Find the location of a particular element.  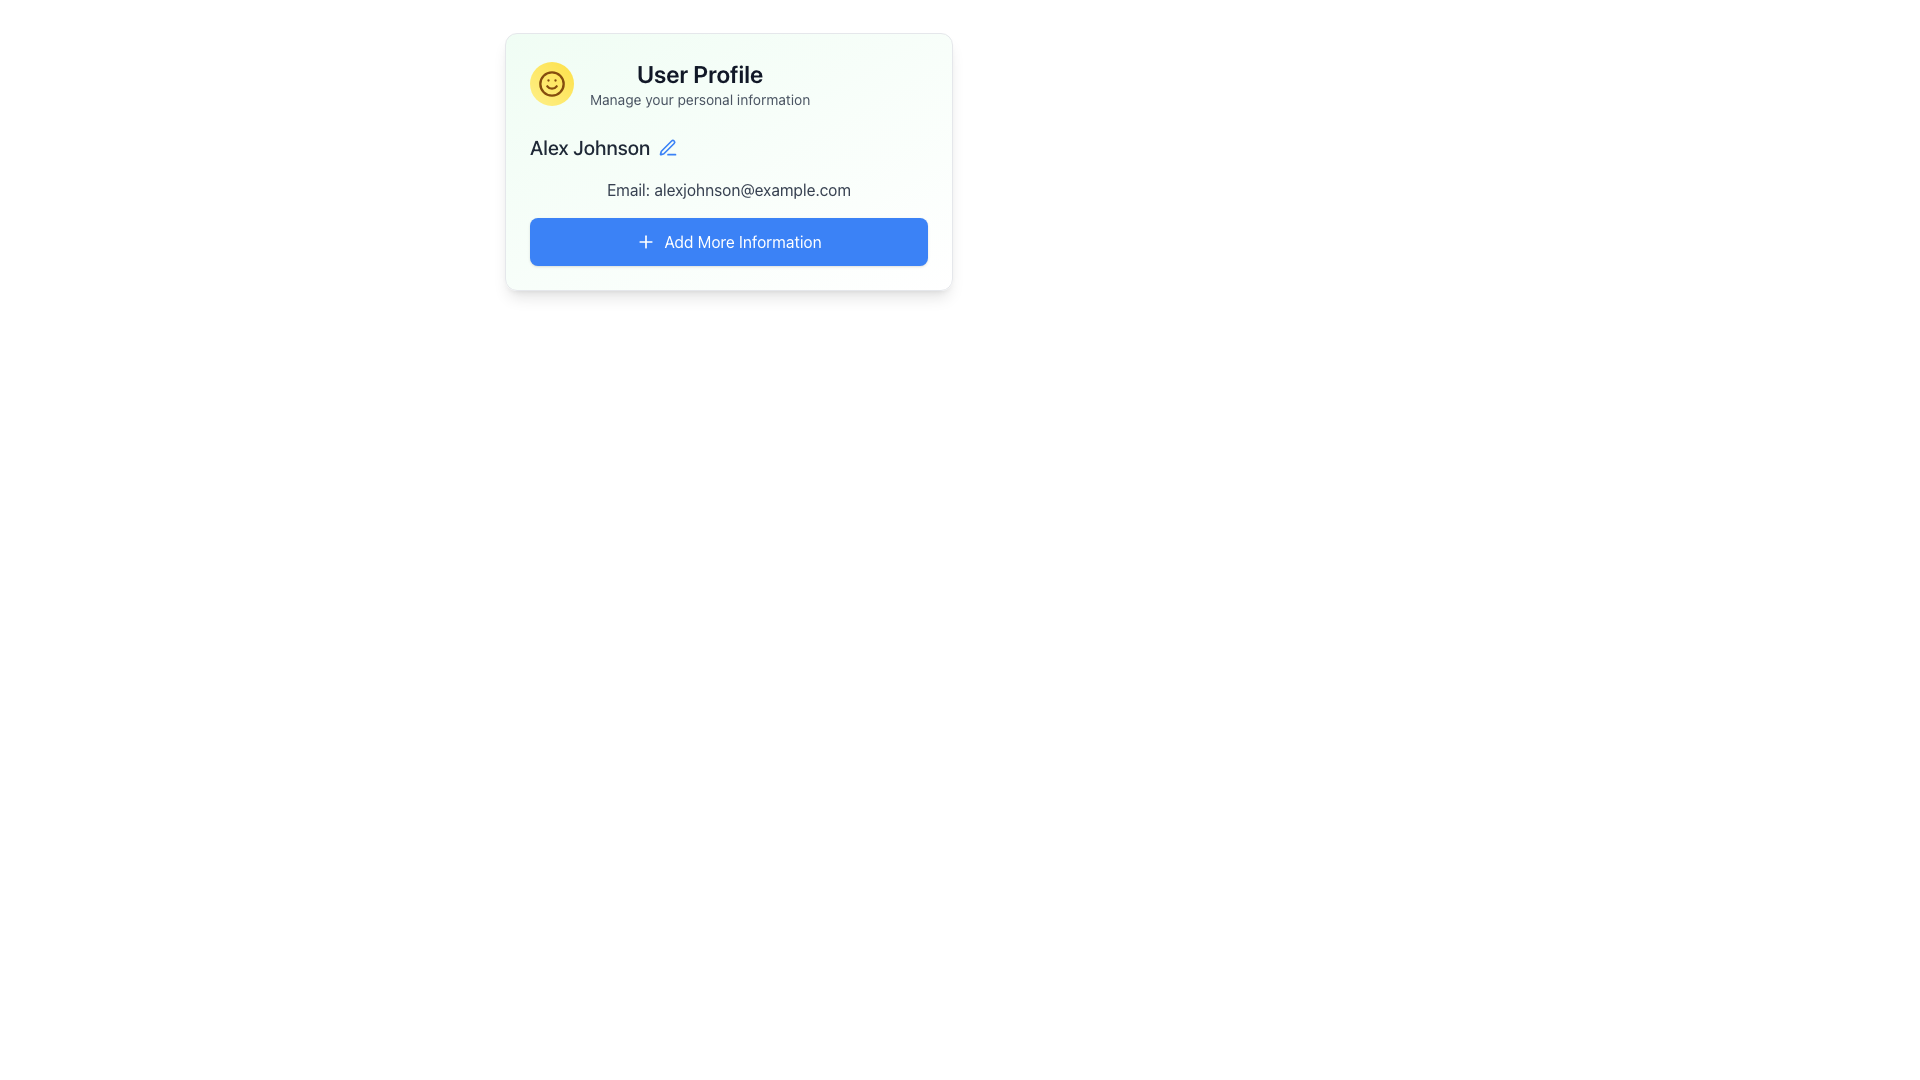

the Text Display that shows 'Email: alexjohnson@example.com', which is styled in gray and positioned below the name 'Alex Johnson' in the user profile card layout is located at coordinates (728, 189).